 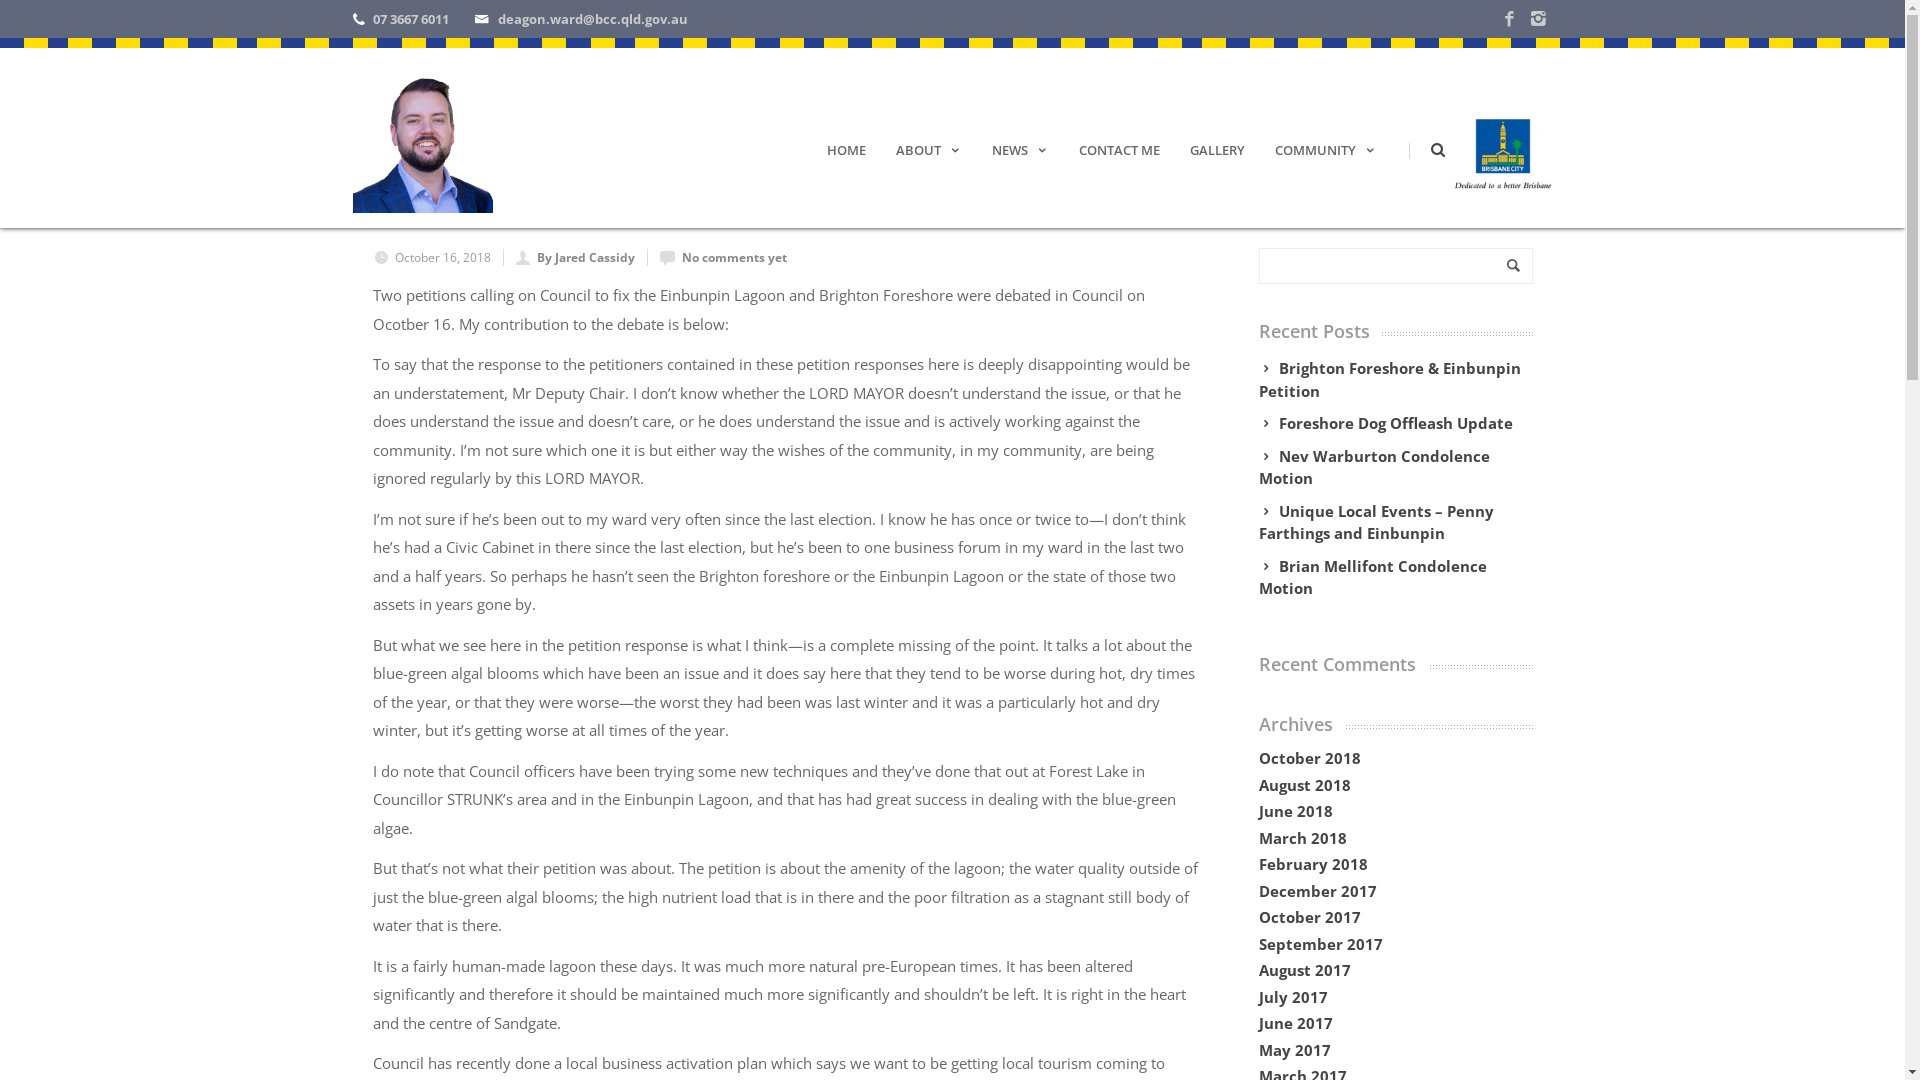 What do you see at coordinates (1325, 146) in the screenshot?
I see `'COMMUNITY'` at bounding box center [1325, 146].